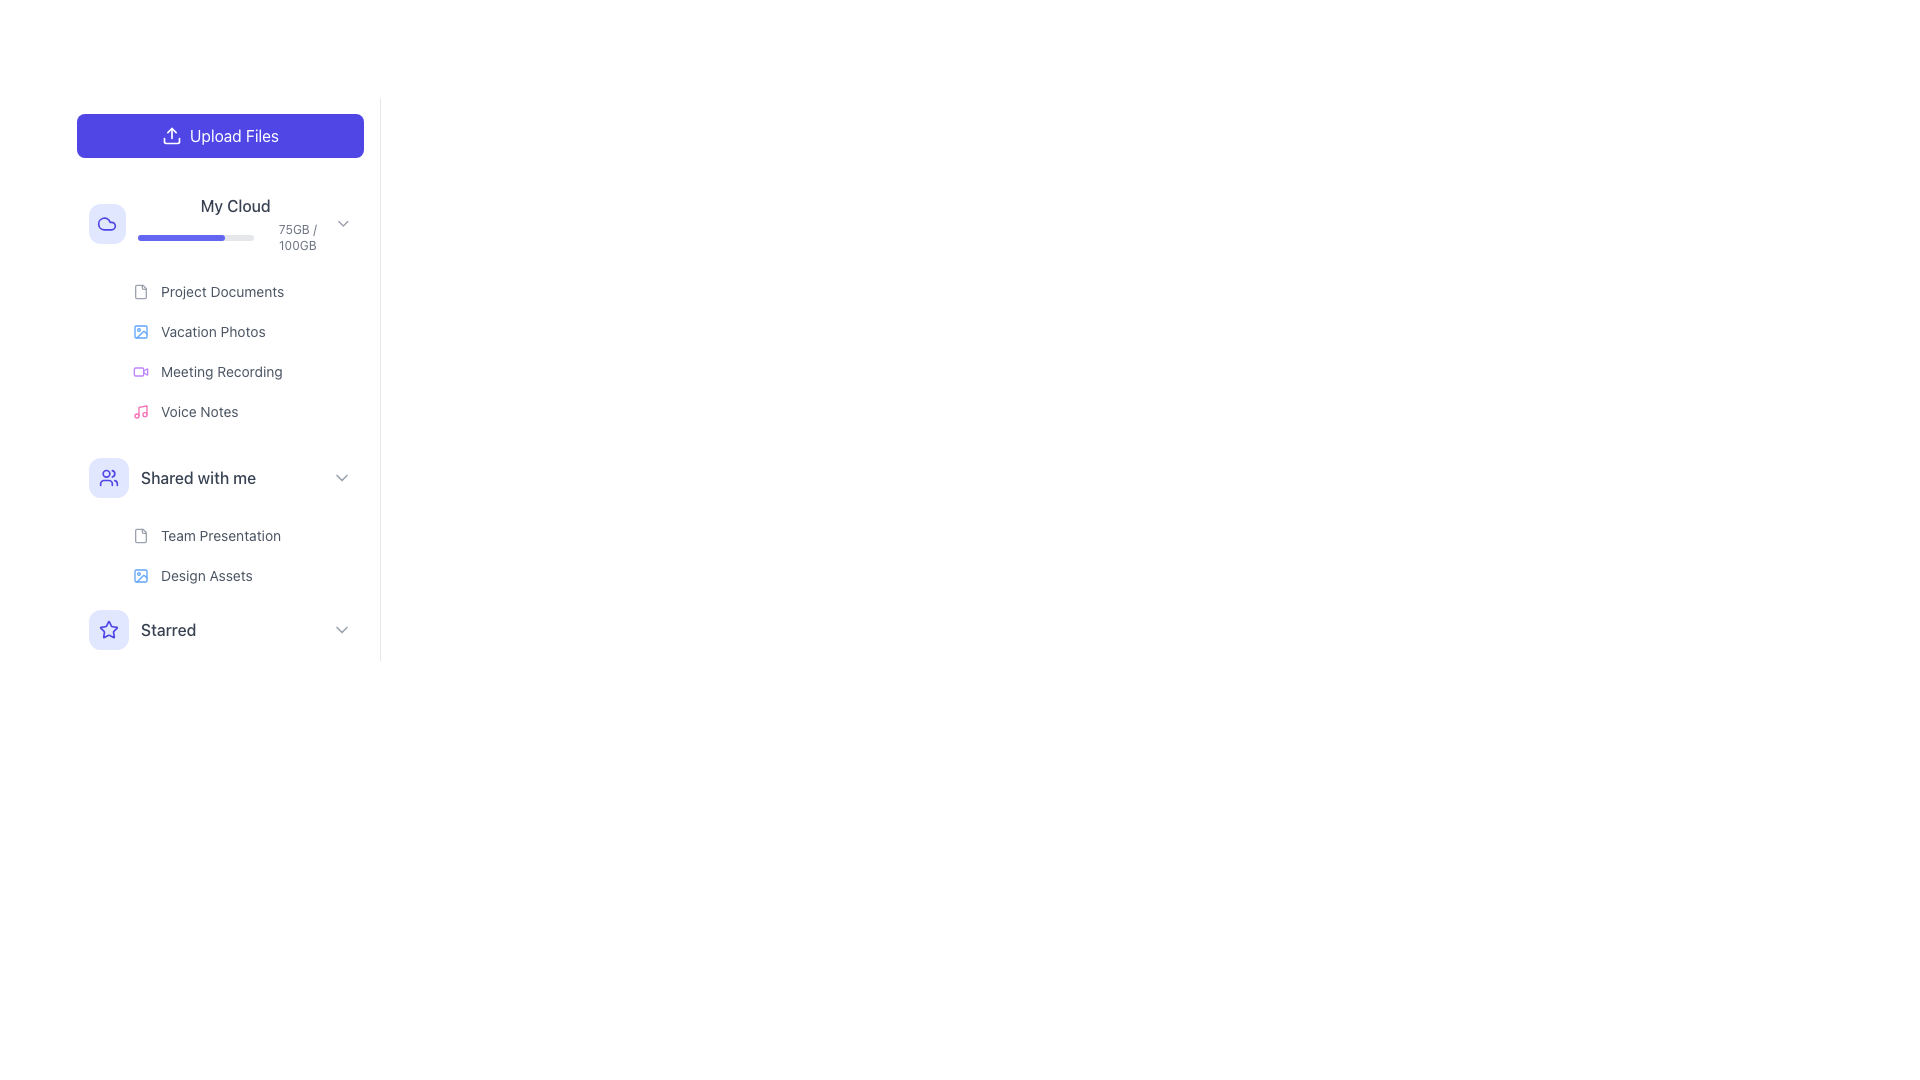  I want to click on the 'Voice Notes' List Item, which represents a file or folder with a size of 125MB, located as the fourth entry under the 'My Cloud' section, so click(243, 411).